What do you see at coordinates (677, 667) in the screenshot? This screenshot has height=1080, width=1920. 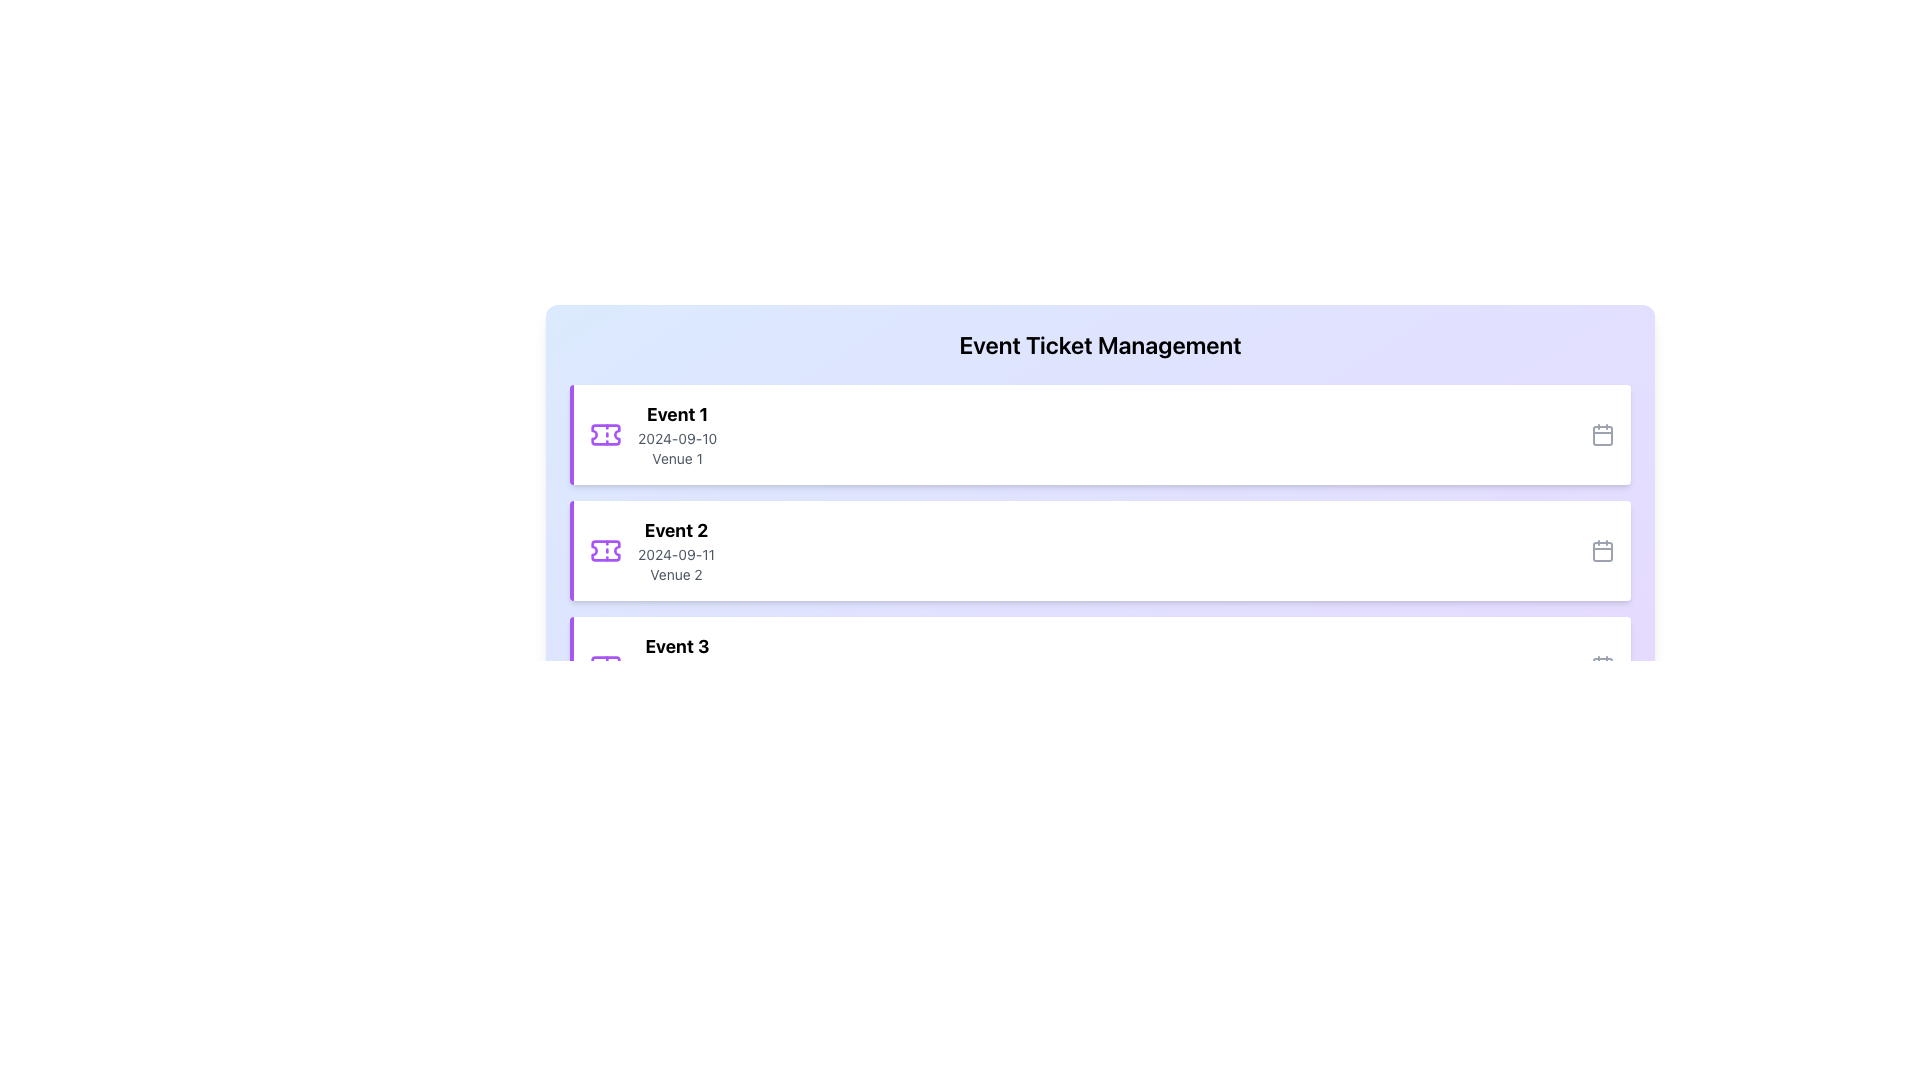 I see `information displayed in the static informational display for 'Event 3', which includes the title, date, and venue` at bounding box center [677, 667].